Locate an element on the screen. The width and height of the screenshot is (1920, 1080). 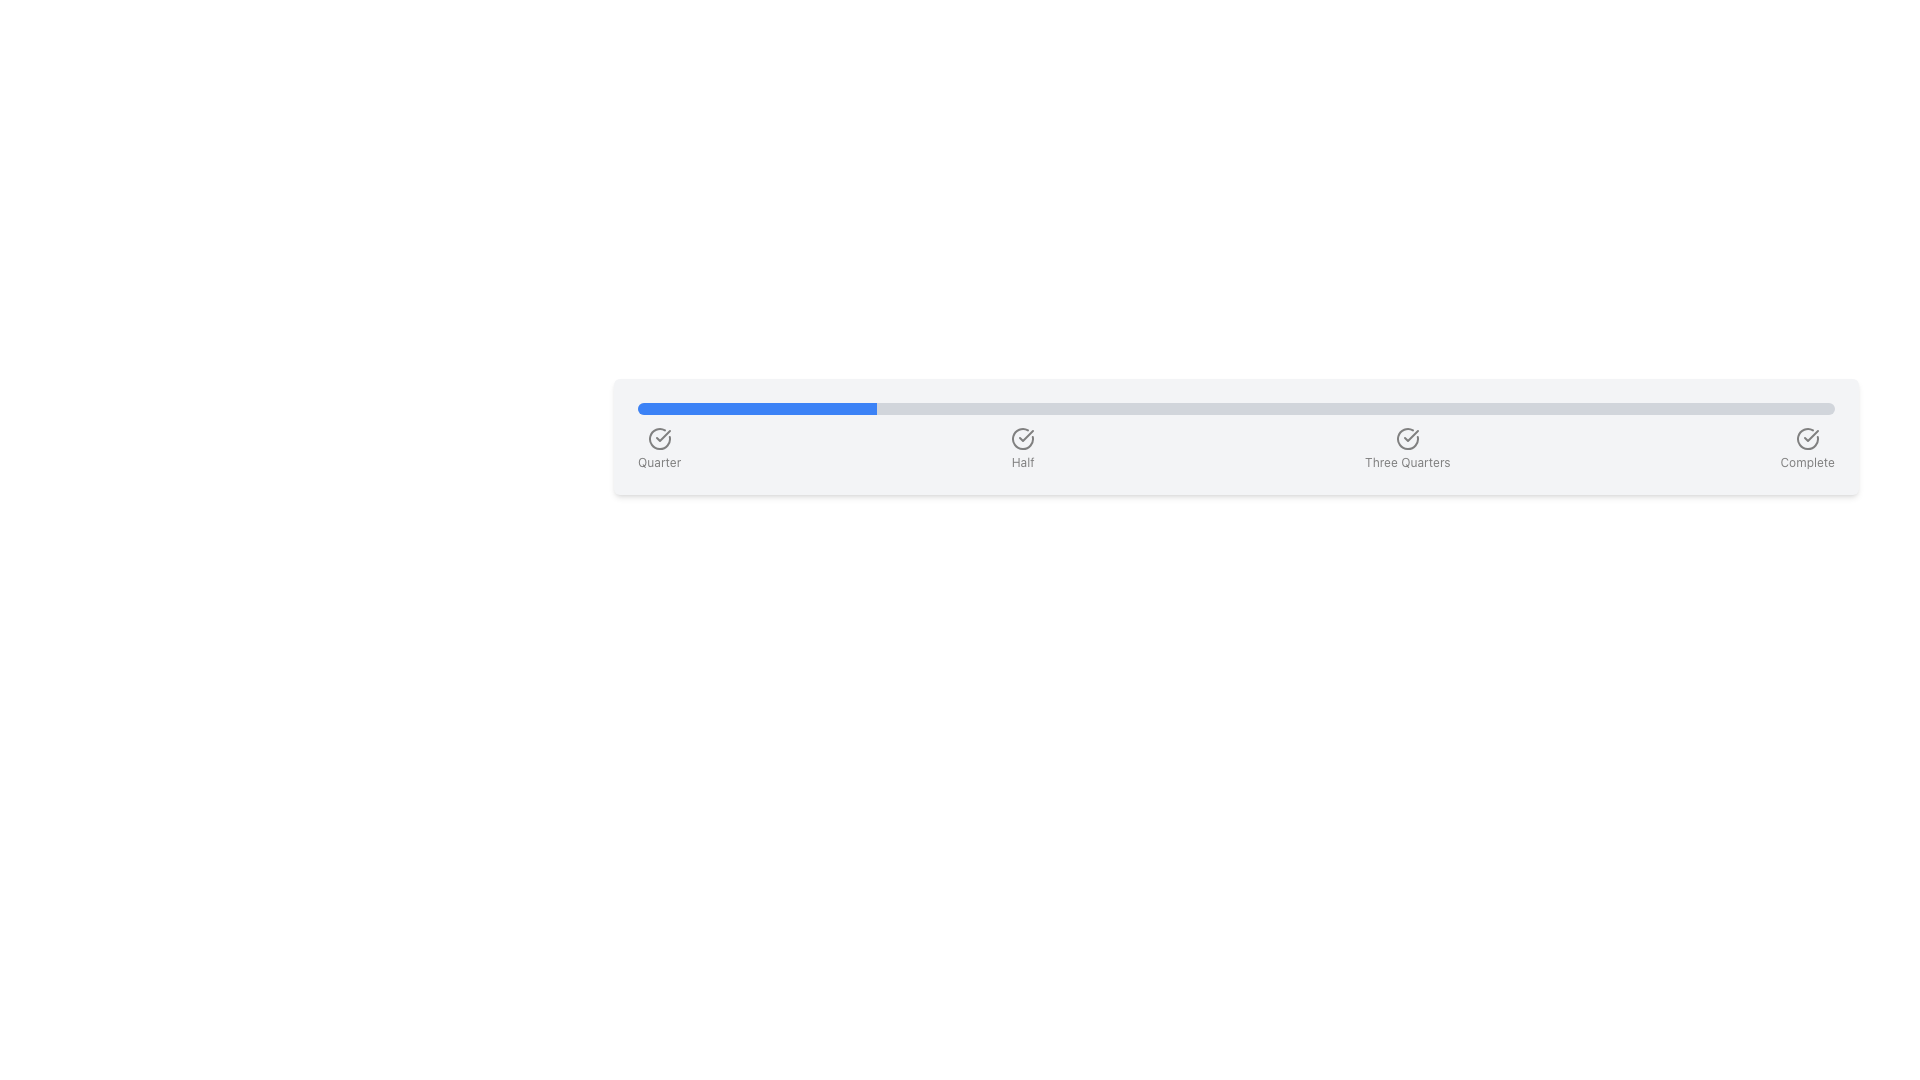
the first circular SVG icon indicating the completion of the 'Quarter' stage in the progress tracker is located at coordinates (659, 438).